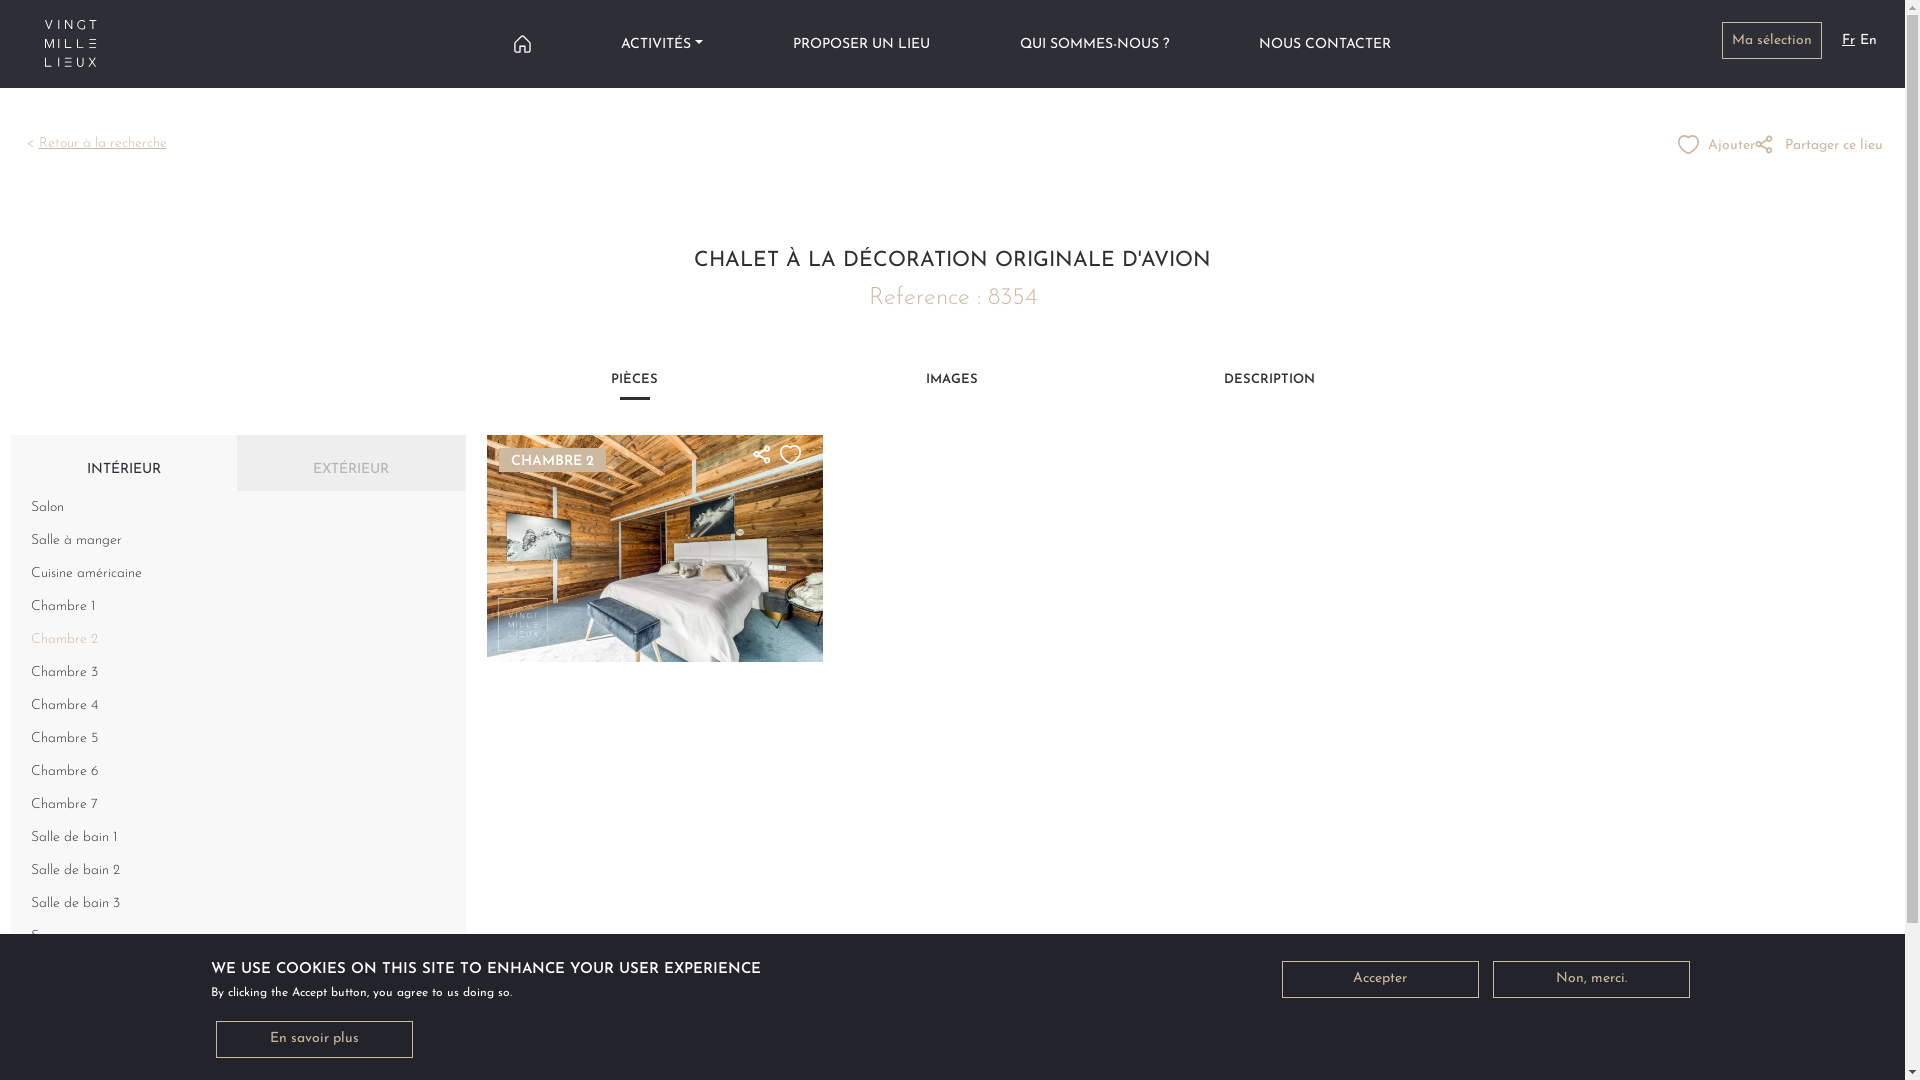 The width and height of the screenshot is (1920, 1080). What do you see at coordinates (1379, 978) in the screenshot?
I see `'Accepter'` at bounding box center [1379, 978].